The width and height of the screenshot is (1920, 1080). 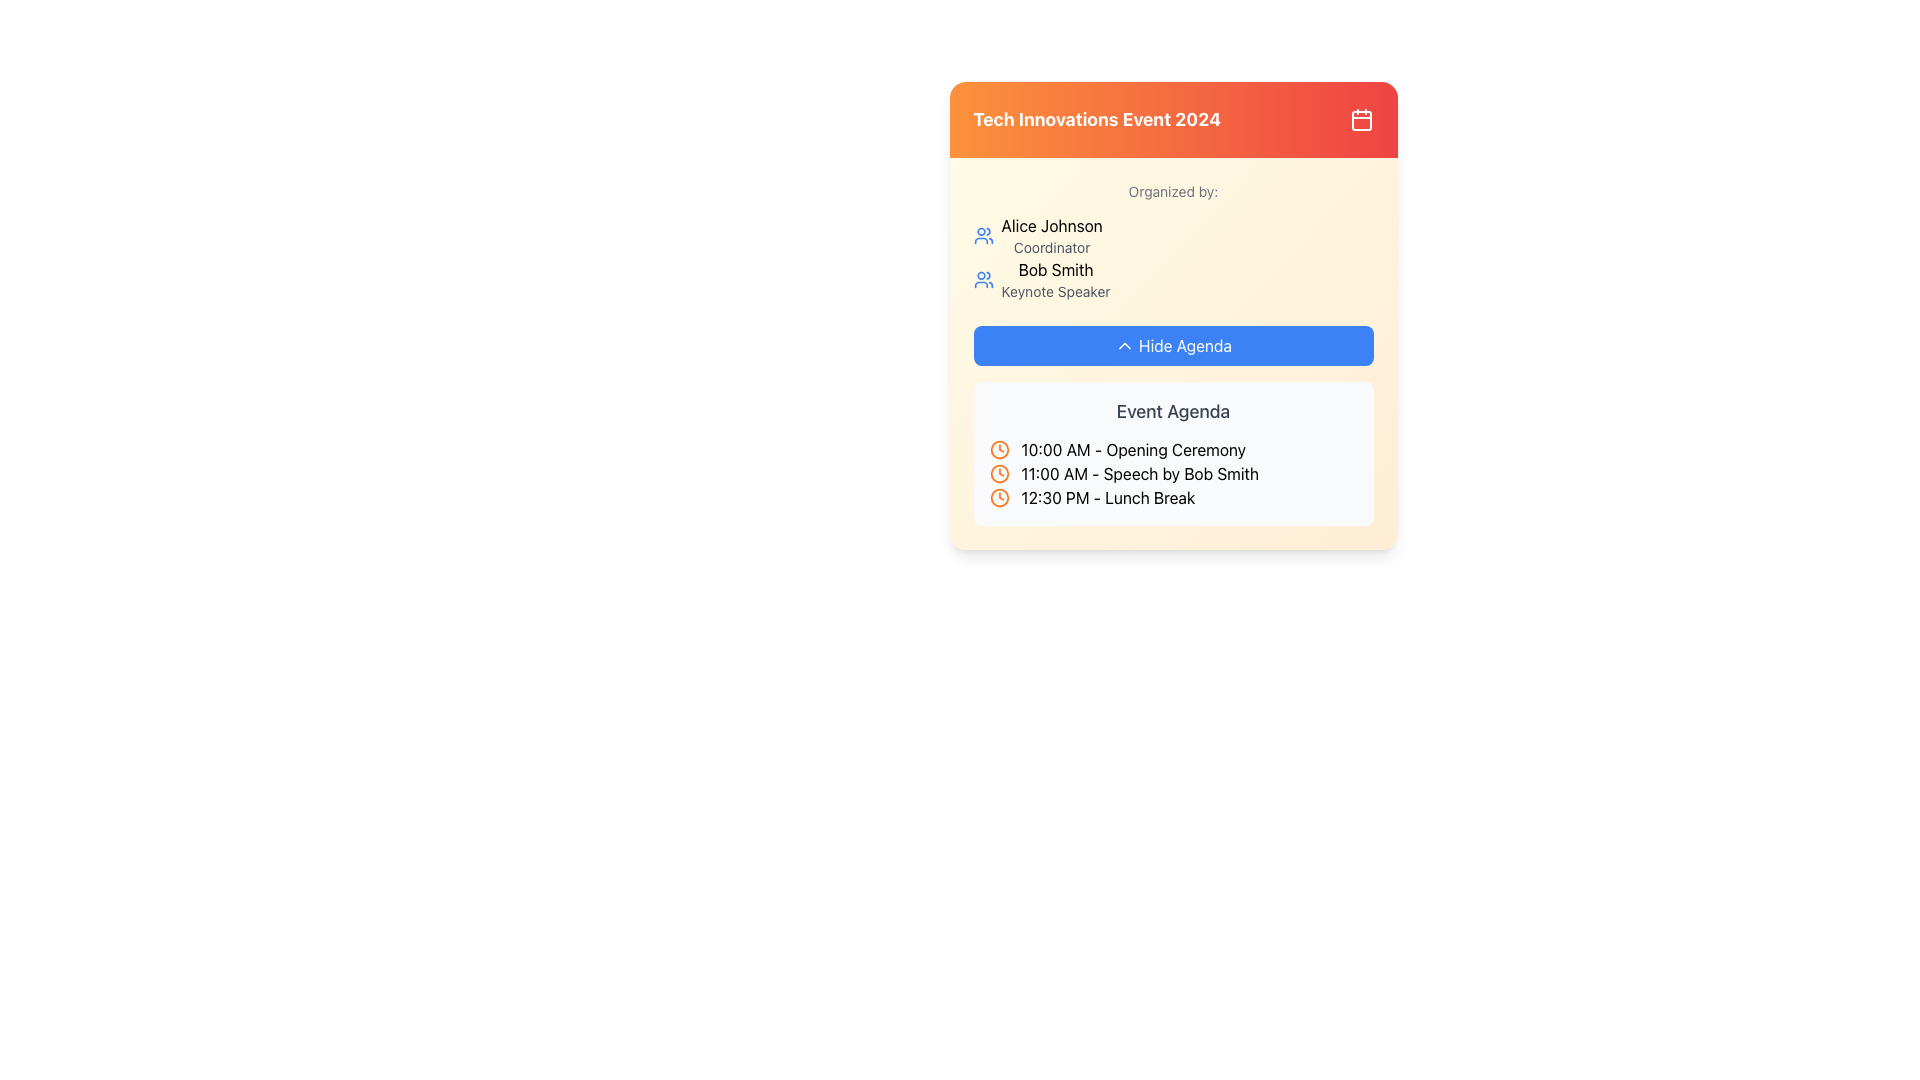 What do you see at coordinates (1140, 474) in the screenshot?
I see `the second agenda entry text label that indicates the time and title of a specific speech, situated between '10:00 AM - Opening Ceremony' and '12:30 PM - Lunch Break'` at bounding box center [1140, 474].